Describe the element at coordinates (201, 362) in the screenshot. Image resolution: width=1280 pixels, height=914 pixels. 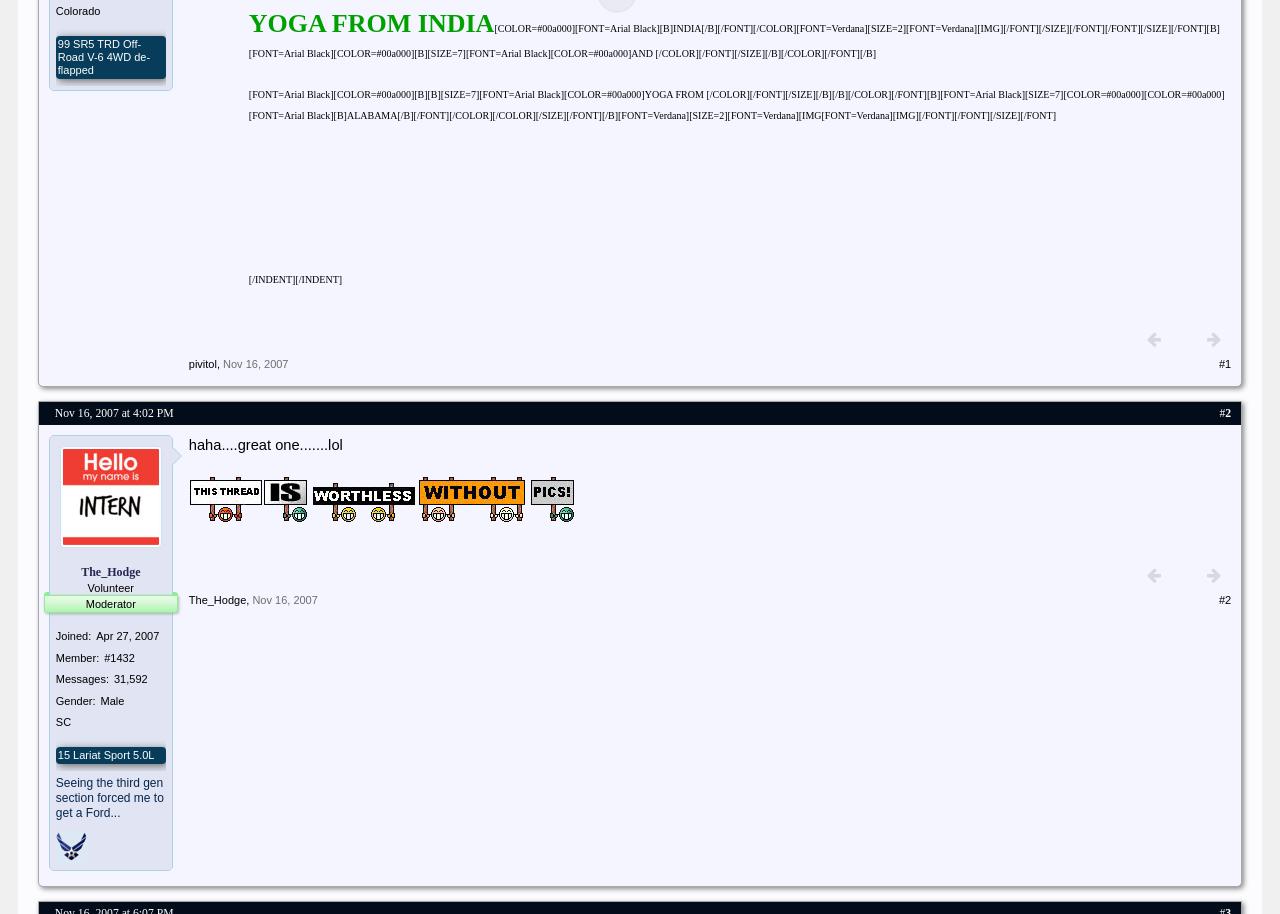
I see `'pivitol'` at that location.